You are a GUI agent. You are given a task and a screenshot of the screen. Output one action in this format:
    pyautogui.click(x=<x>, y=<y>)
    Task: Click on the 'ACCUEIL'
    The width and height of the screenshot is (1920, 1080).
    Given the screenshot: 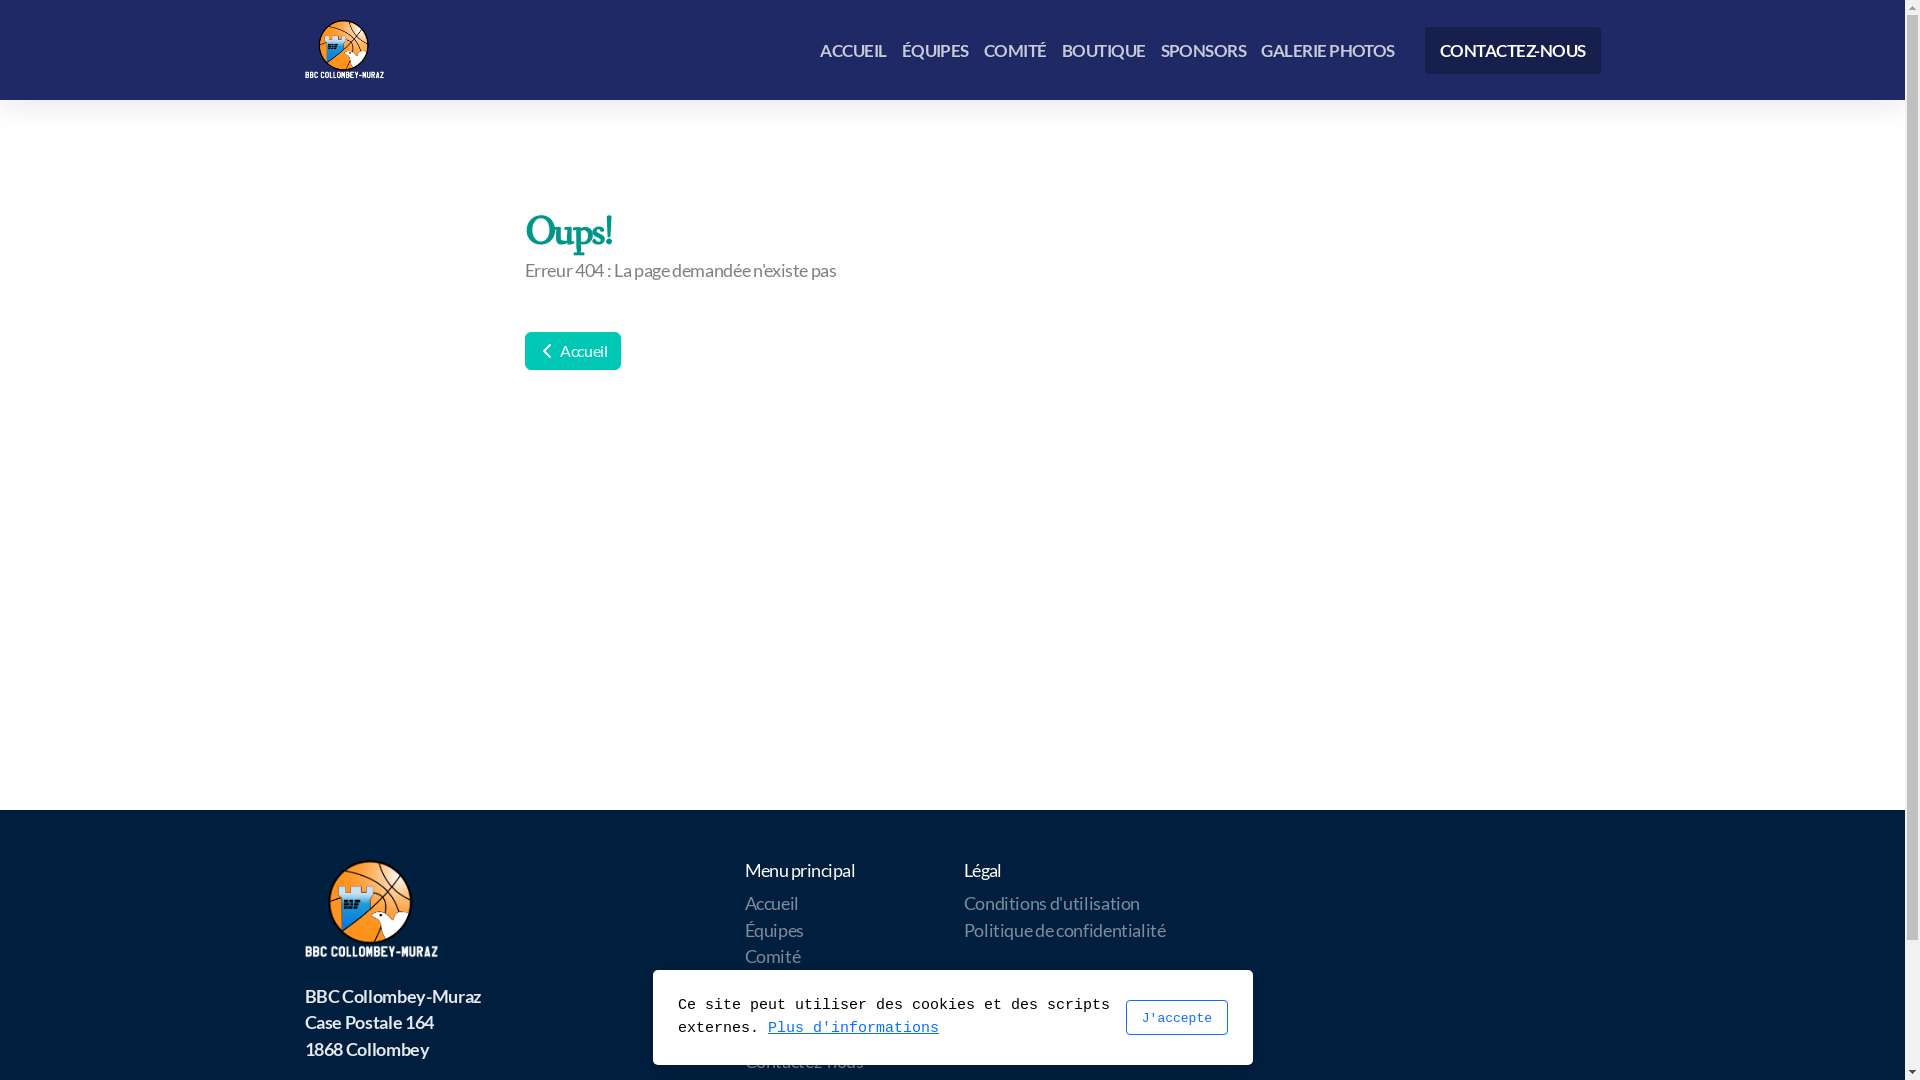 What is the action you would take?
    pyautogui.click(x=853, y=48)
    